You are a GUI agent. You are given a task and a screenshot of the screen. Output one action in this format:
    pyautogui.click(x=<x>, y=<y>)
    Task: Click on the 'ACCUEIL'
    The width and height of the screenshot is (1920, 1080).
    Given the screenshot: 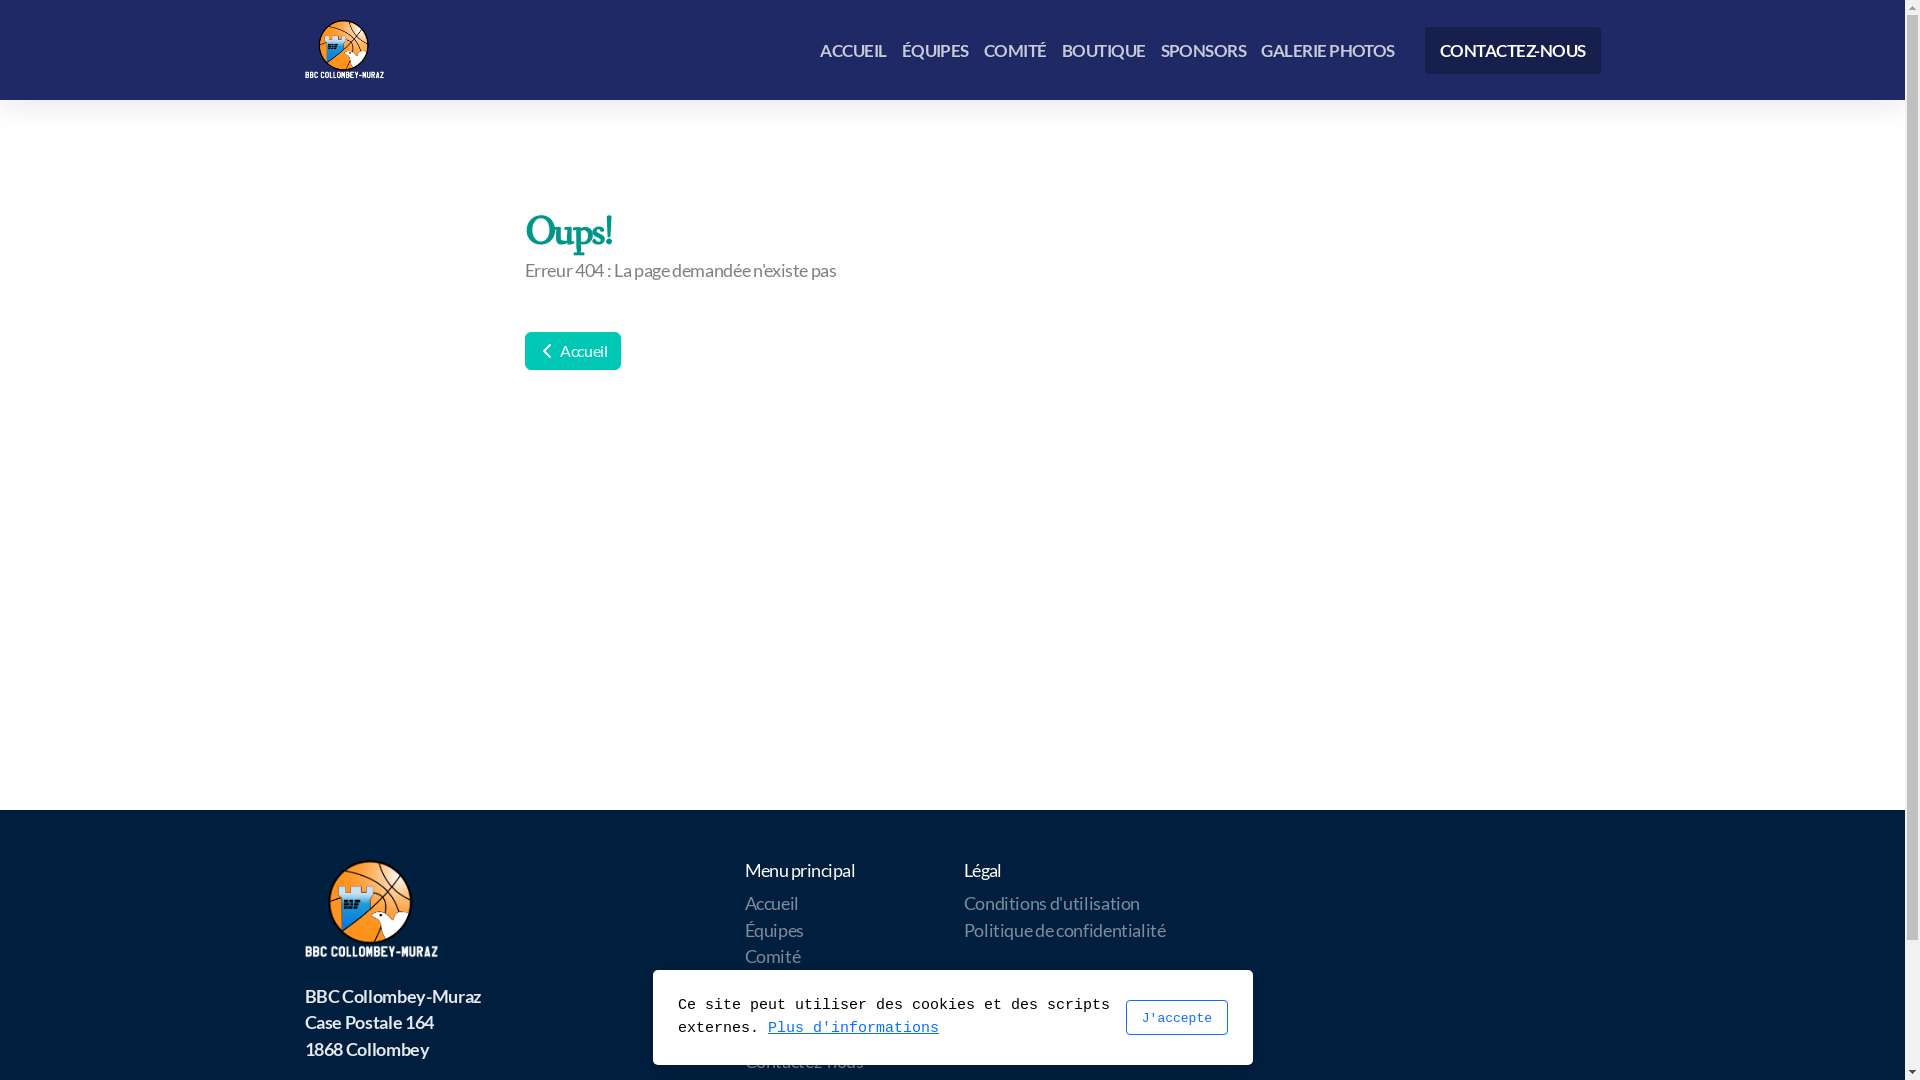 What is the action you would take?
    pyautogui.click(x=853, y=48)
    